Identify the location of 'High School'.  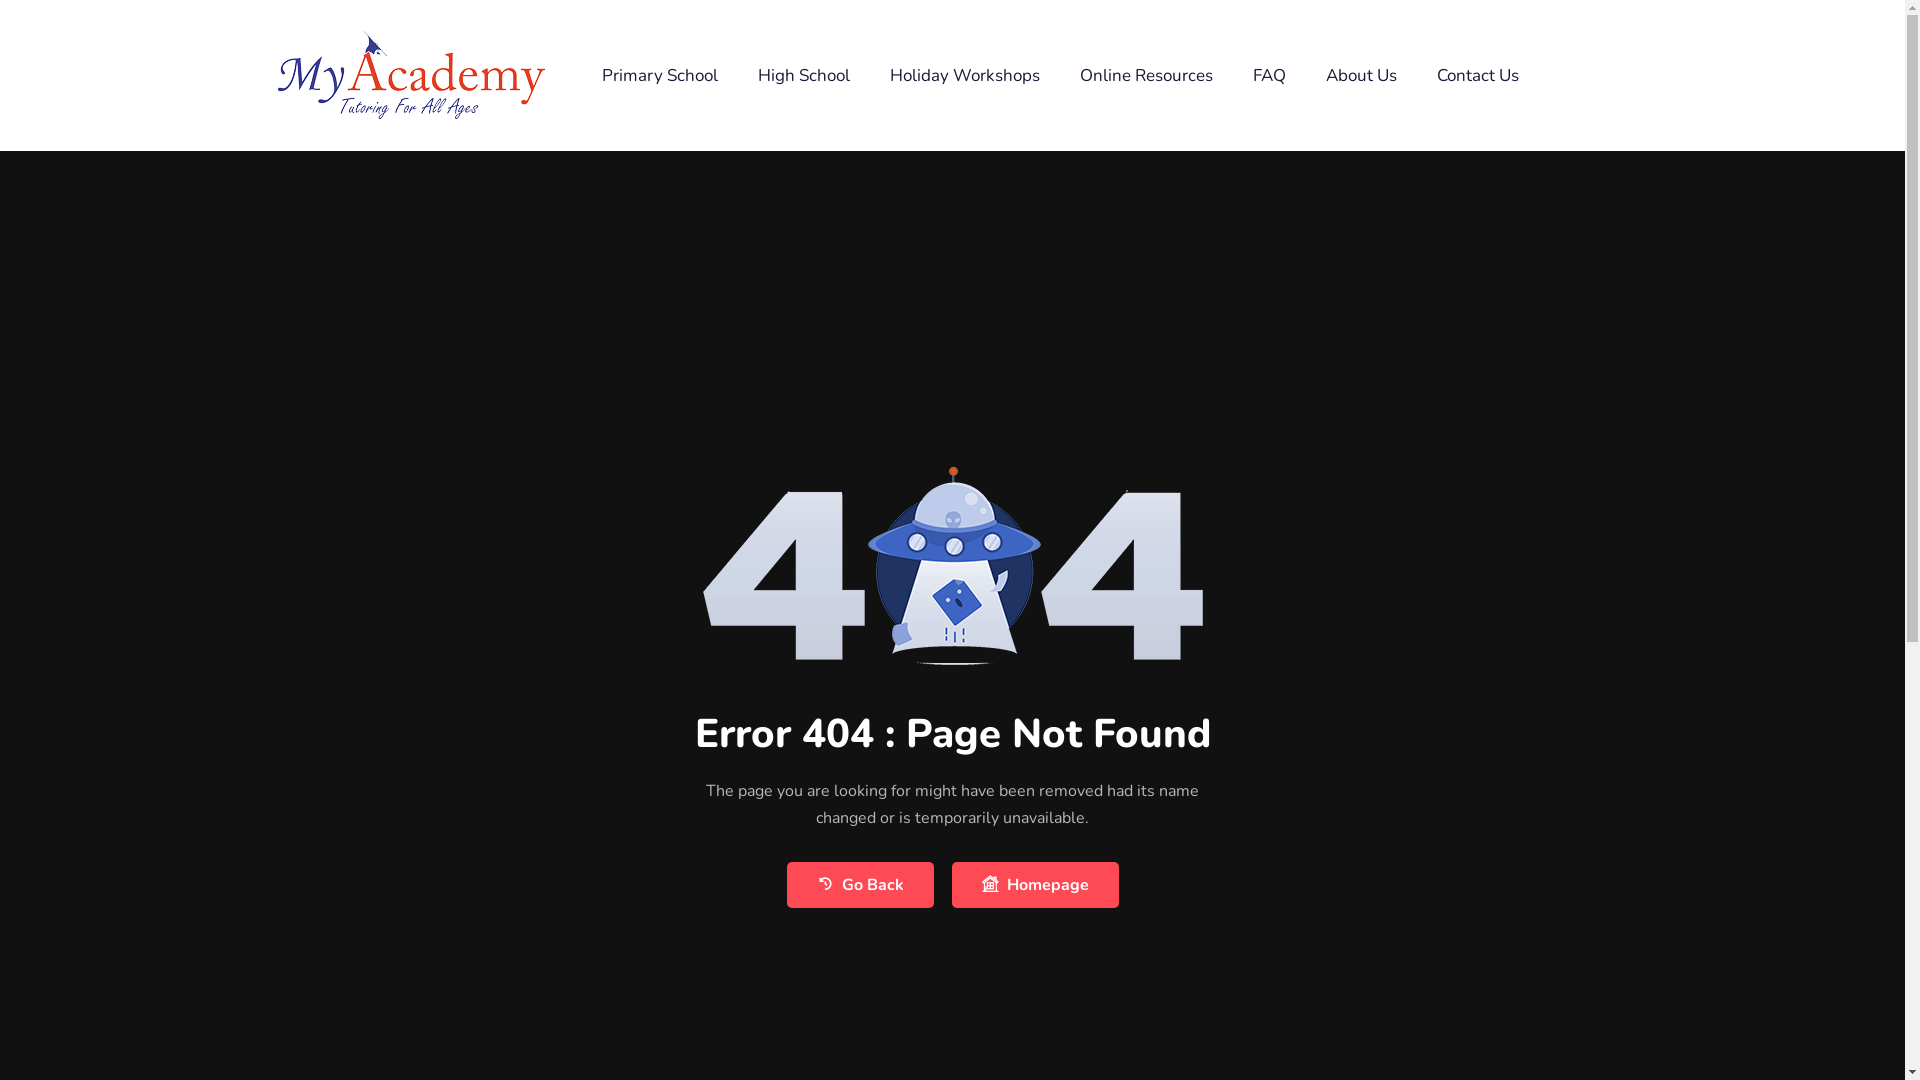
(804, 73).